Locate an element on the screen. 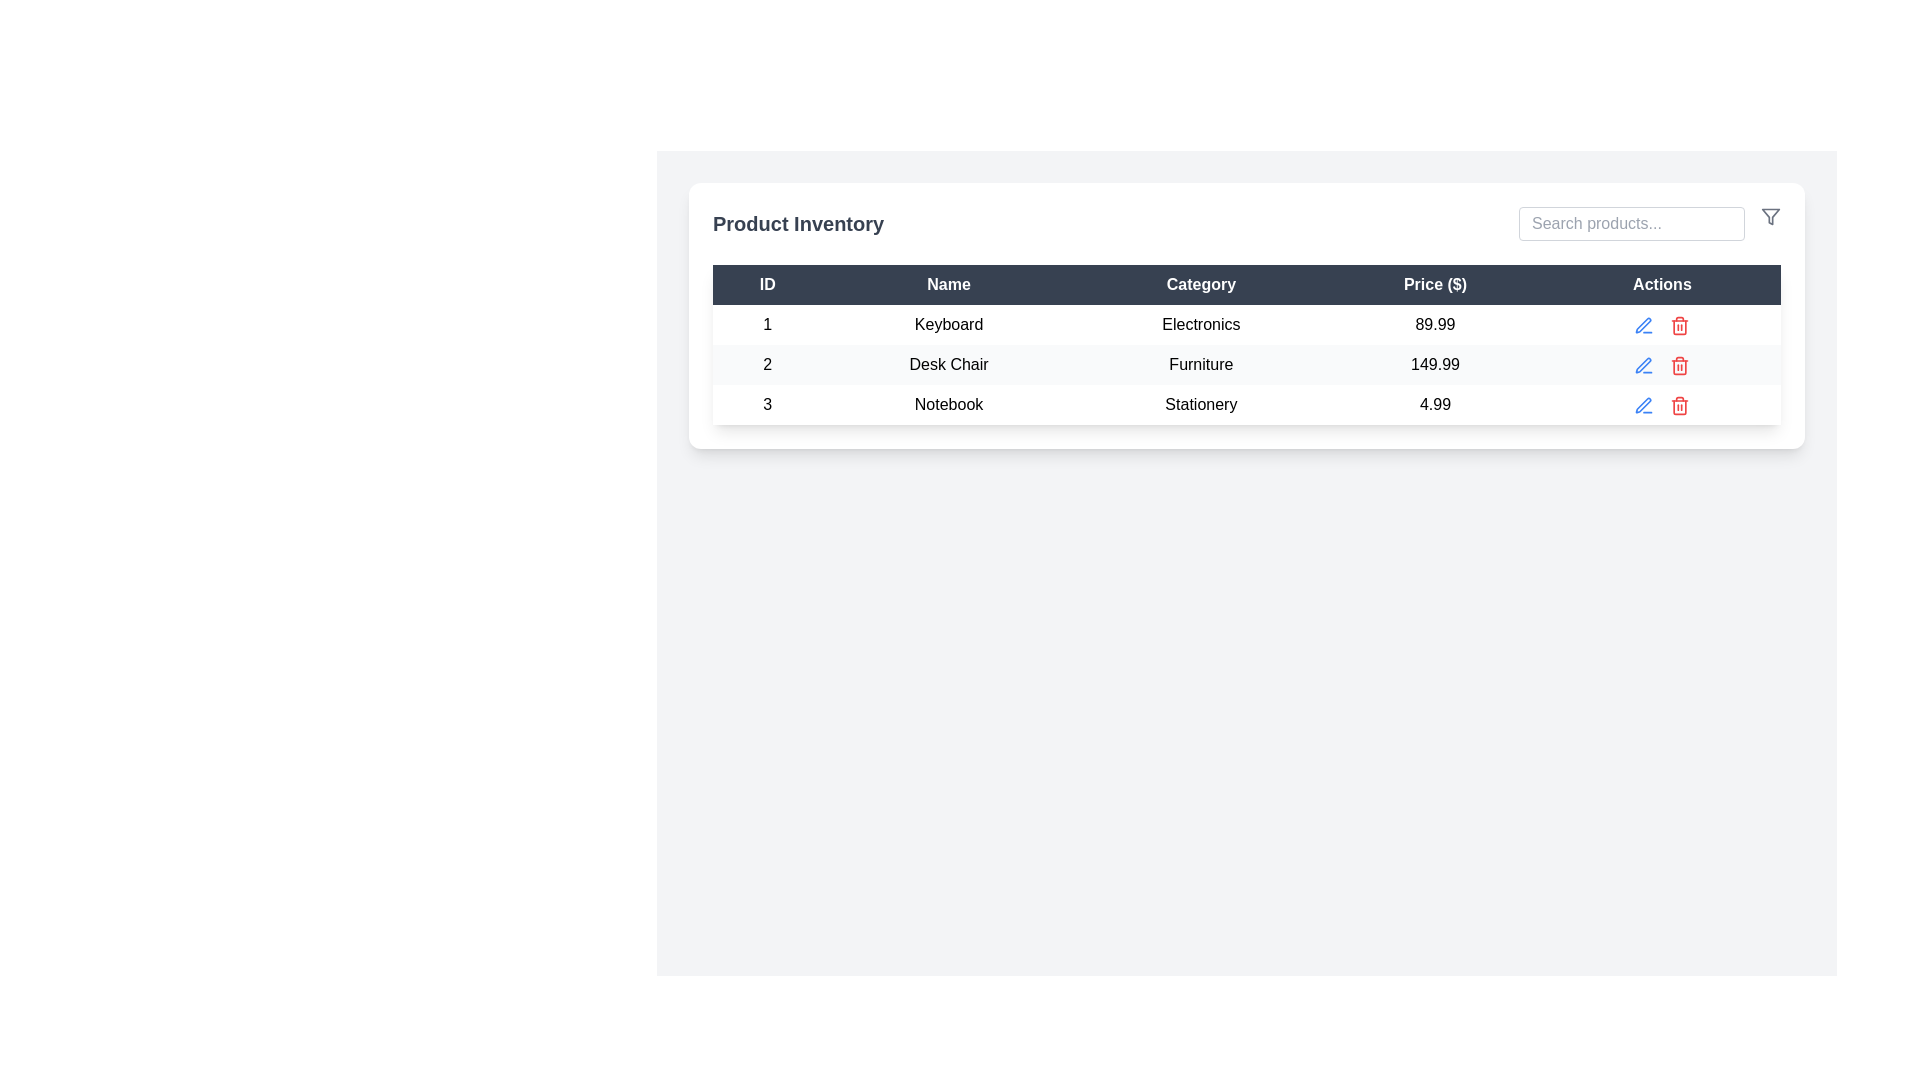  the static text label 'Furniture' that categorizes the item 'Desk Chair' in the table structure is located at coordinates (1200, 365).